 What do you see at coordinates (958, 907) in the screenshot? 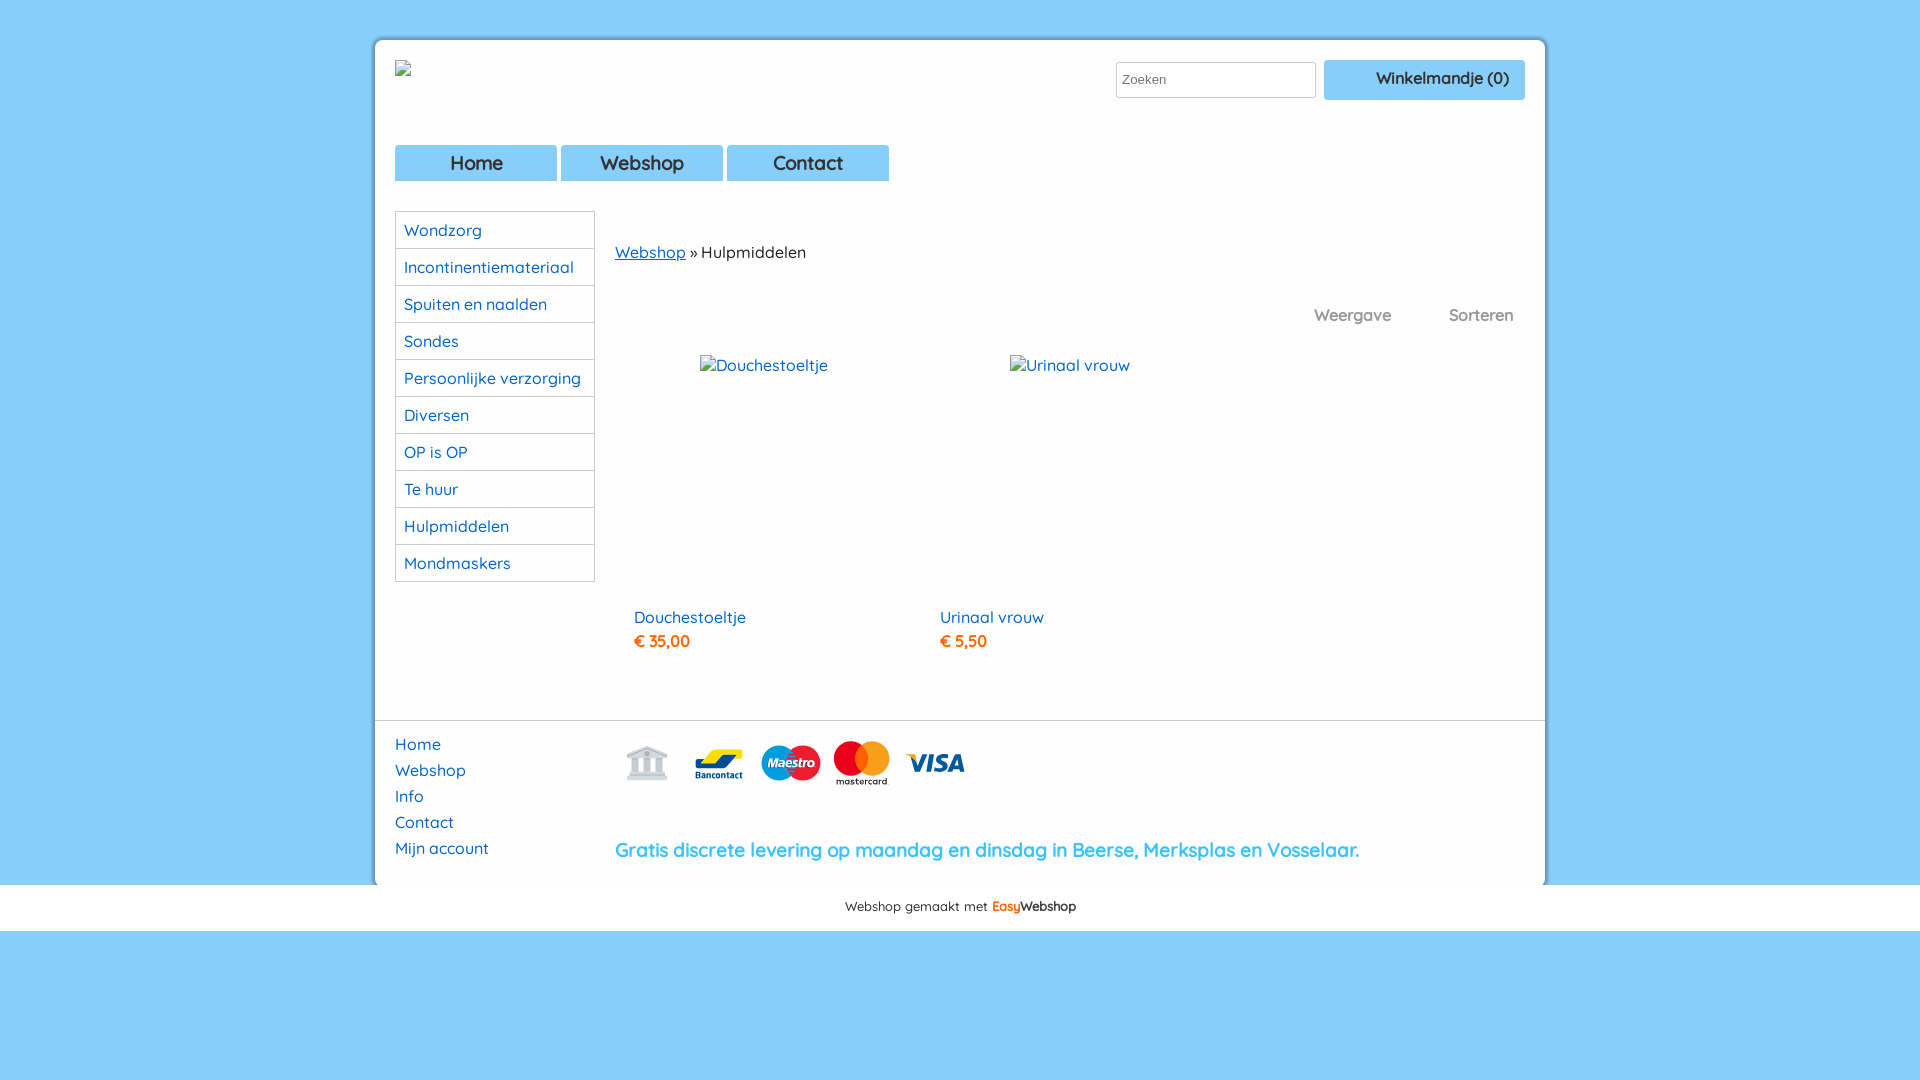
I see `'Webshop gemaakt met EasyWebshop'` at bounding box center [958, 907].